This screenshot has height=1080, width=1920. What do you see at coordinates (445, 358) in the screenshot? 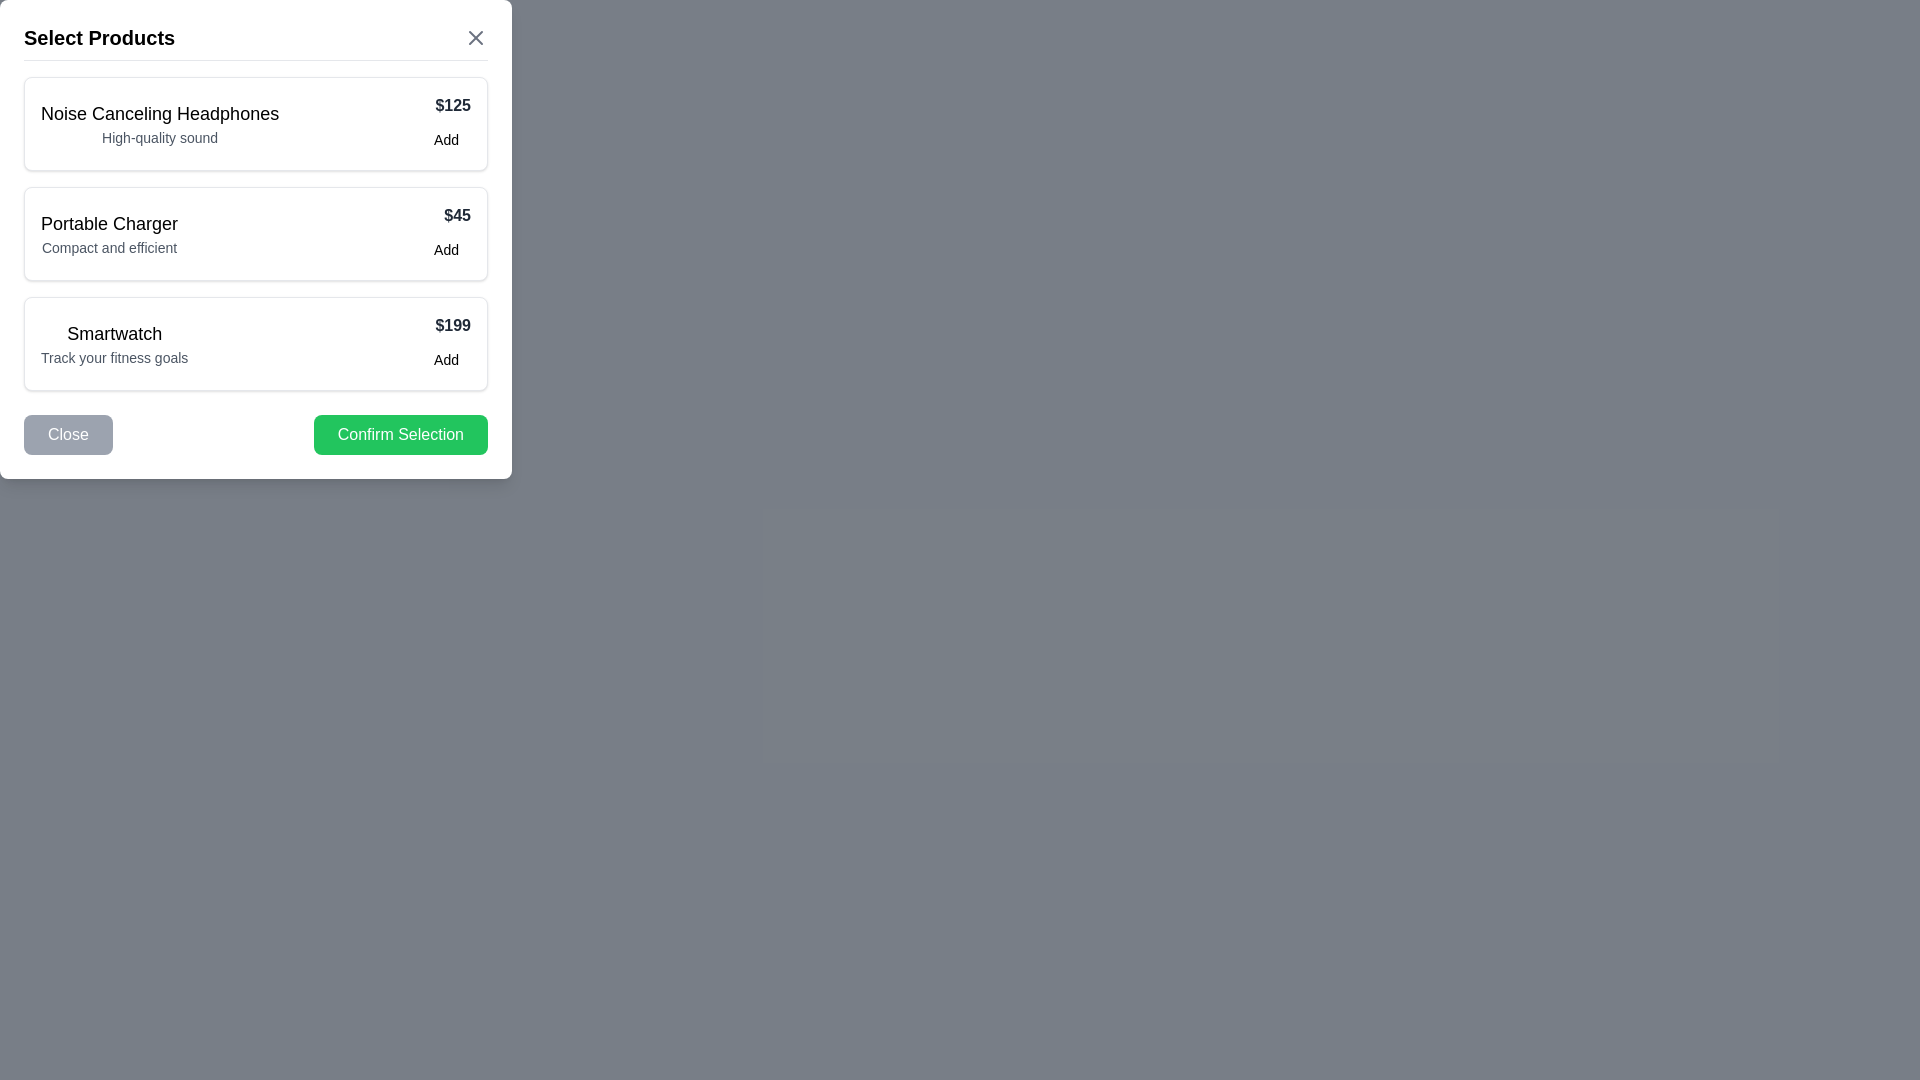
I see `the 'Add' button located in the lower-right corner of the 'Smartwatch' product card` at bounding box center [445, 358].